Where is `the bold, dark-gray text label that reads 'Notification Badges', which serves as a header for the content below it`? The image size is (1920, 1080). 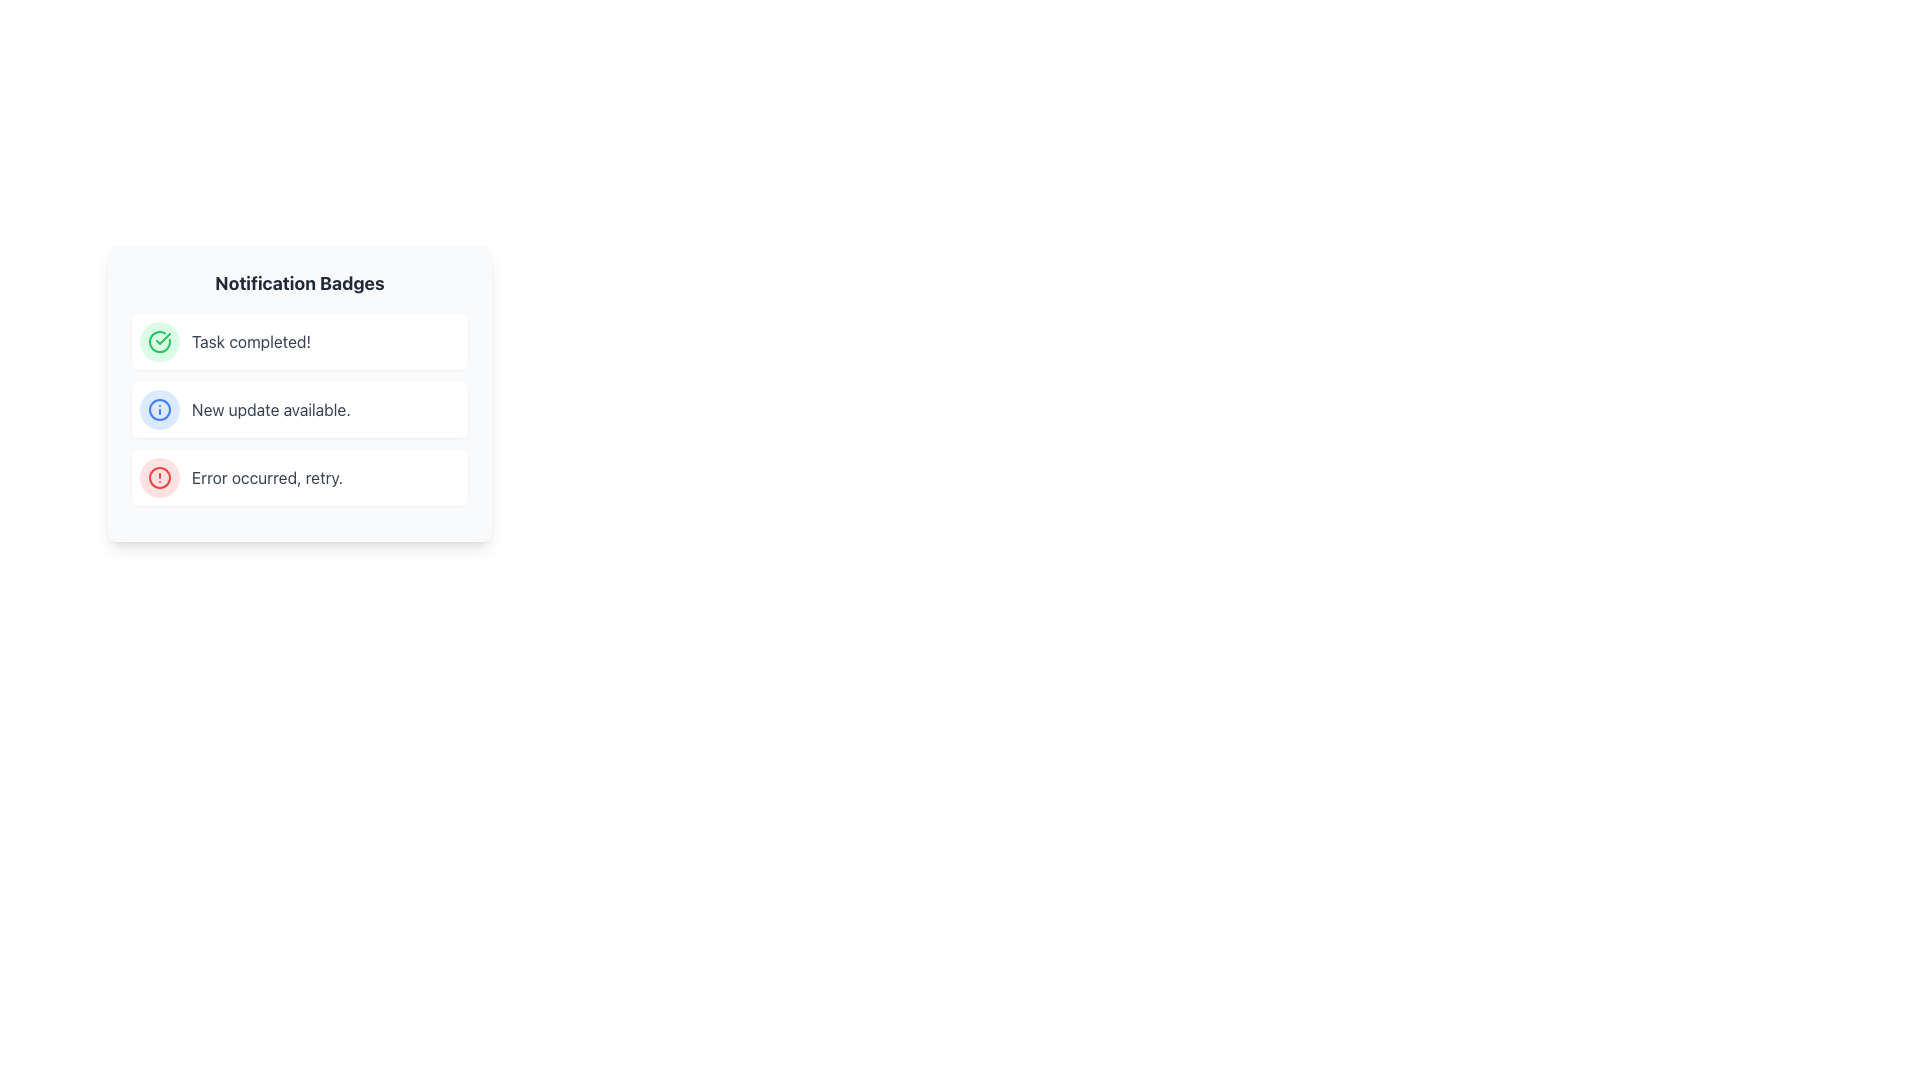 the bold, dark-gray text label that reads 'Notification Badges', which serves as a header for the content below it is located at coordinates (298, 284).